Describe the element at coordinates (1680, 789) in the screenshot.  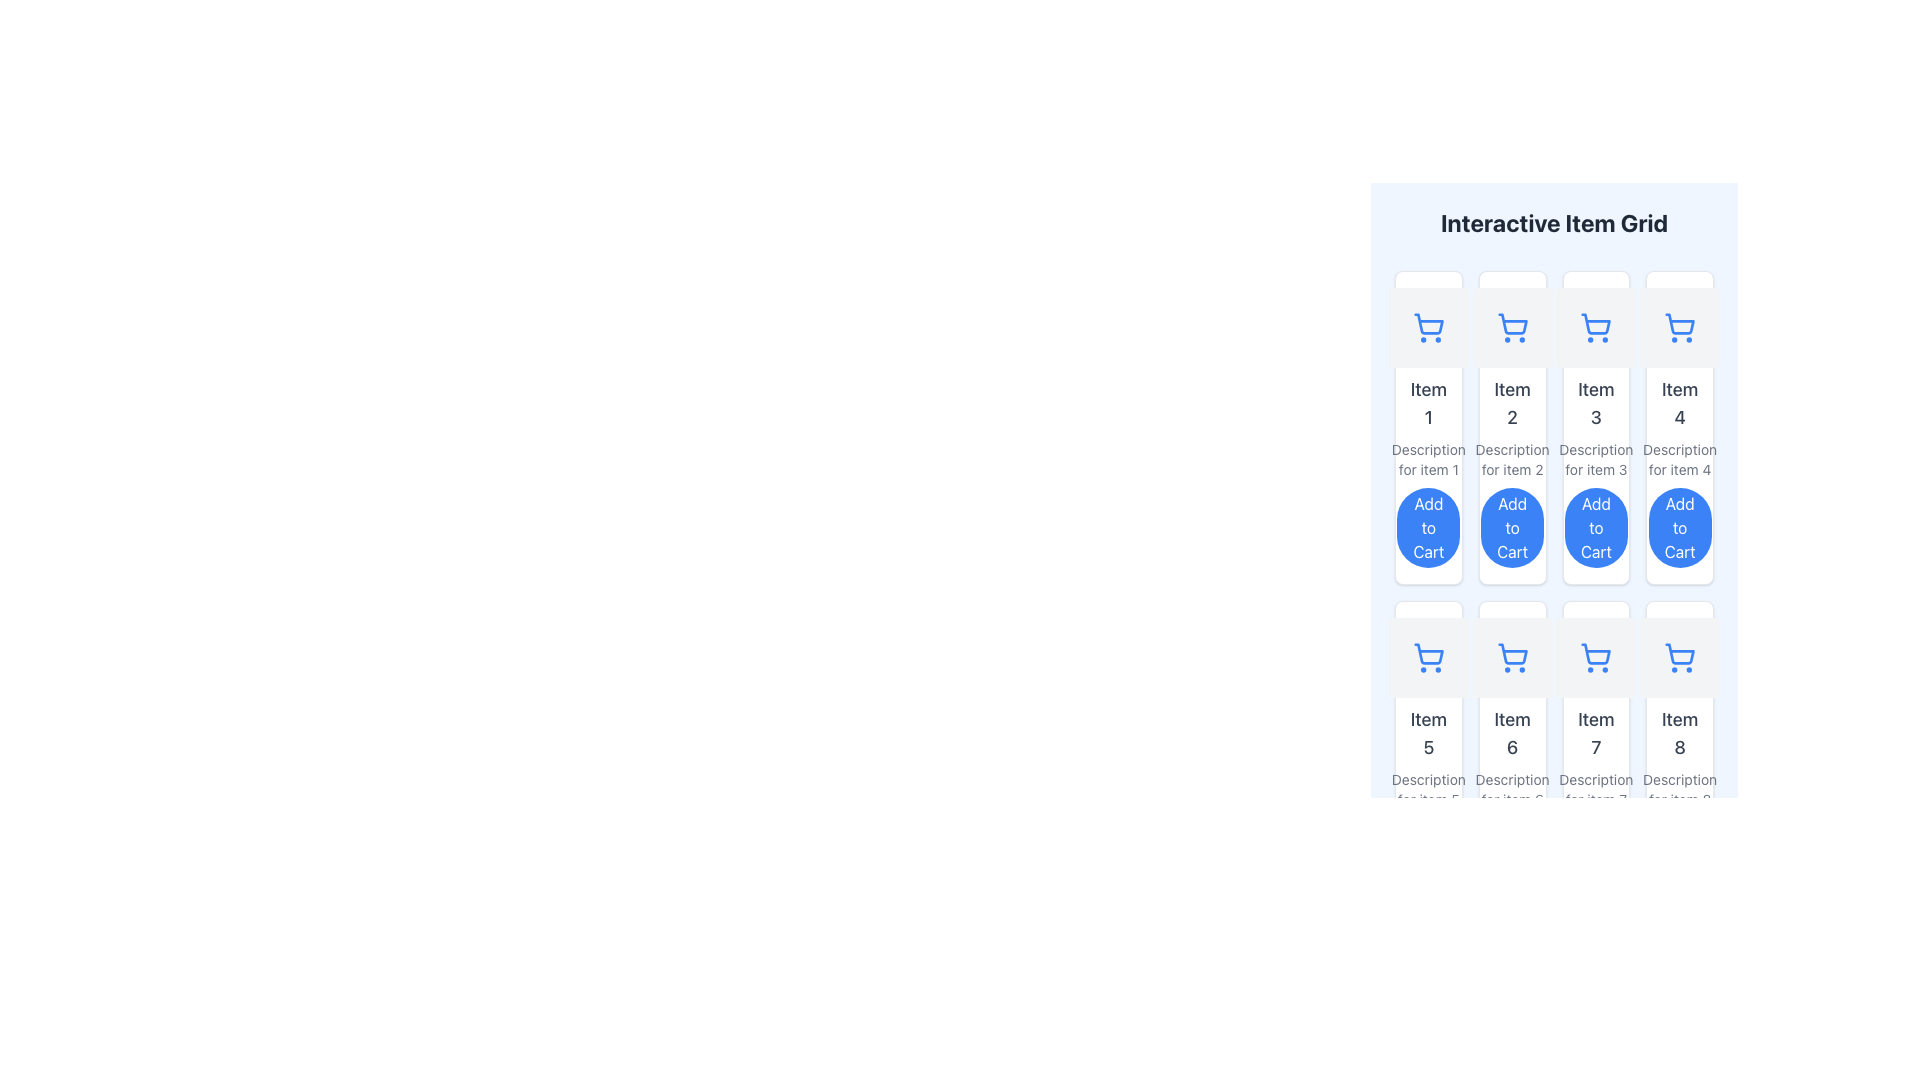
I see `the text label that reads 'Description for item 8', which is styled in a smaller gray font and located below the title 'Item 8' and above the 'Add to Cart' button` at that location.